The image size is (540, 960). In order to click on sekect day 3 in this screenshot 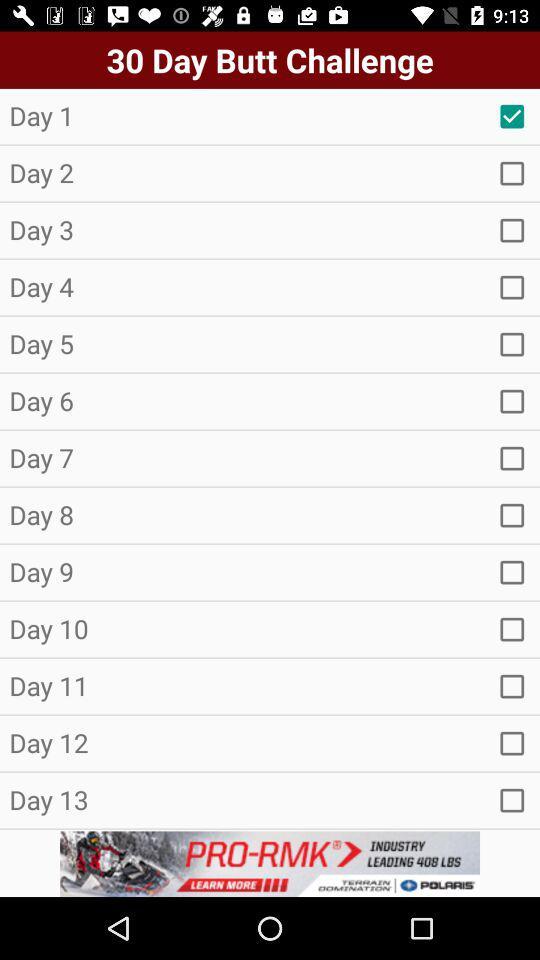, I will do `click(512, 230)`.